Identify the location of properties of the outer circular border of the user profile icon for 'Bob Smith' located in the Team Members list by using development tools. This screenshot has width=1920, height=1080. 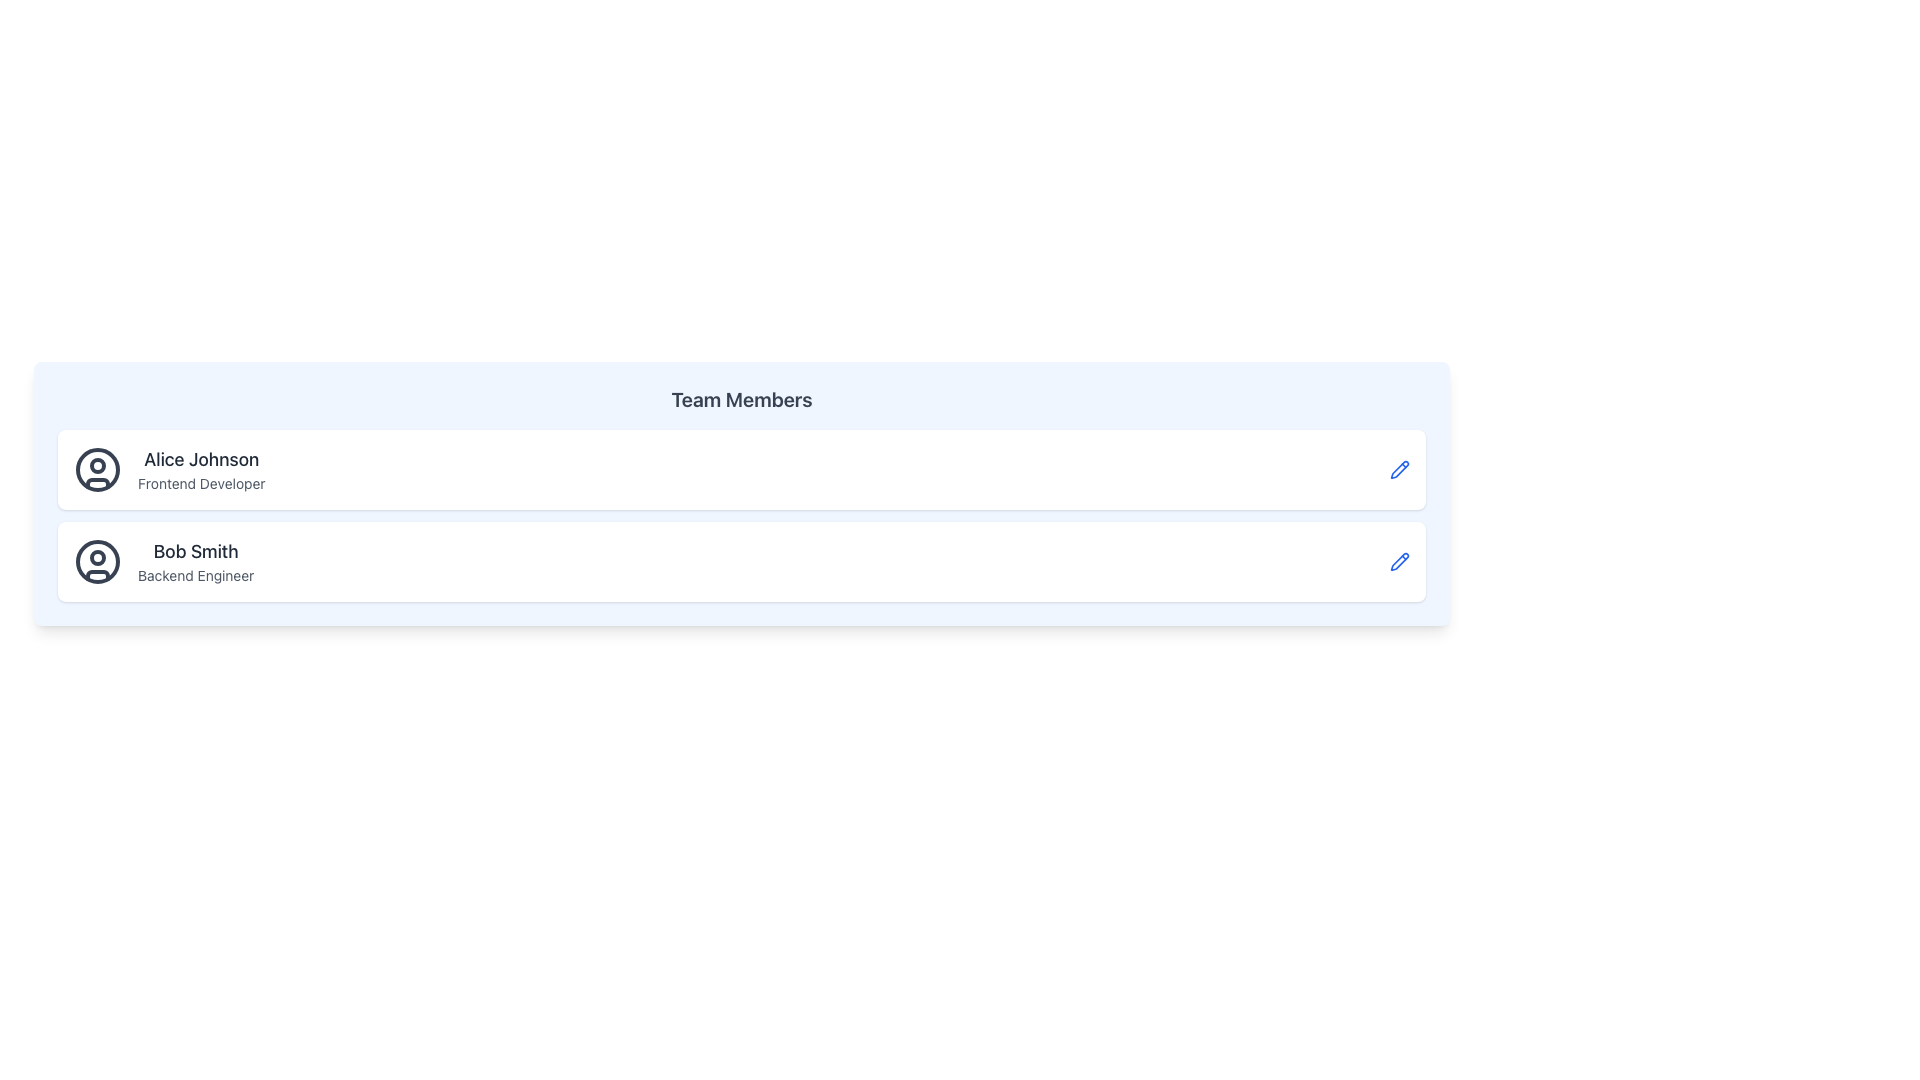
(96, 562).